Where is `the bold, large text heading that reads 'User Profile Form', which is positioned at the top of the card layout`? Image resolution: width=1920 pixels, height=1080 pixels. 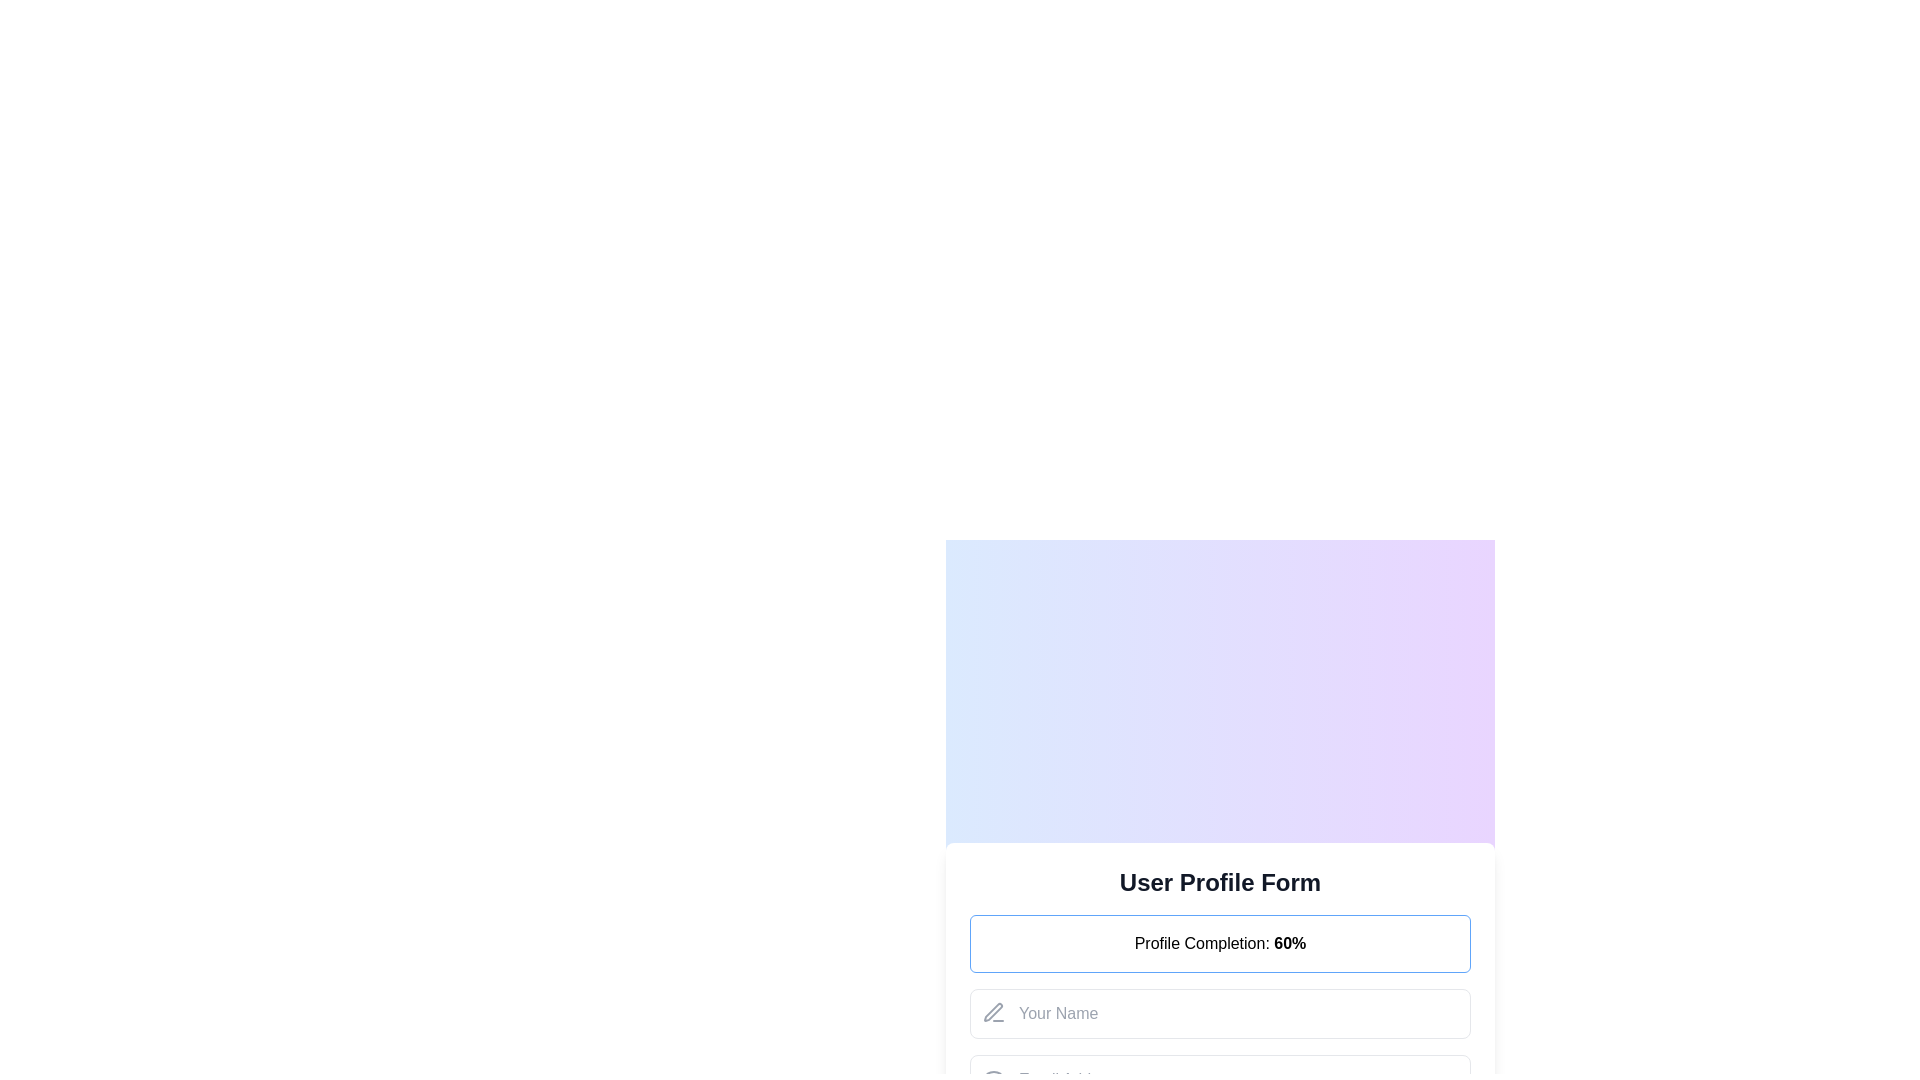 the bold, large text heading that reads 'User Profile Form', which is positioned at the top of the card layout is located at coordinates (1219, 881).